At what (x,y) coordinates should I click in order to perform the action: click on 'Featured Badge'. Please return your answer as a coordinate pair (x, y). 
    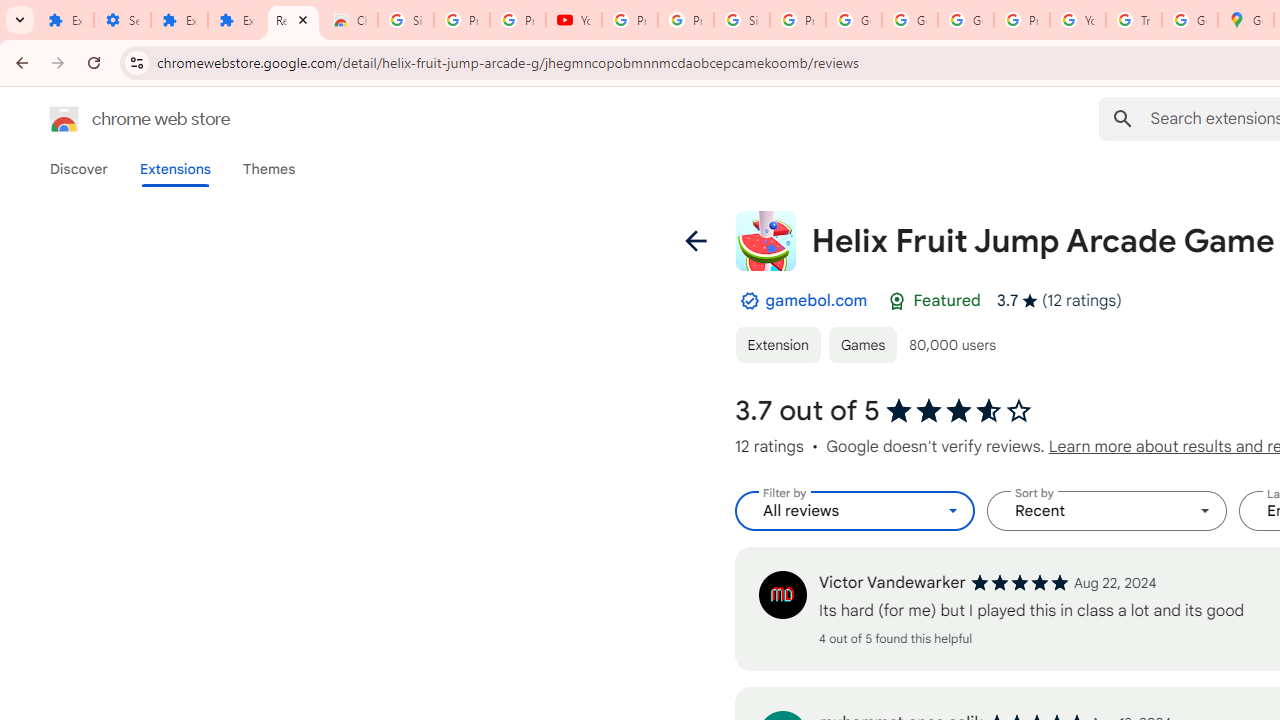
    Looking at the image, I should click on (896, 301).